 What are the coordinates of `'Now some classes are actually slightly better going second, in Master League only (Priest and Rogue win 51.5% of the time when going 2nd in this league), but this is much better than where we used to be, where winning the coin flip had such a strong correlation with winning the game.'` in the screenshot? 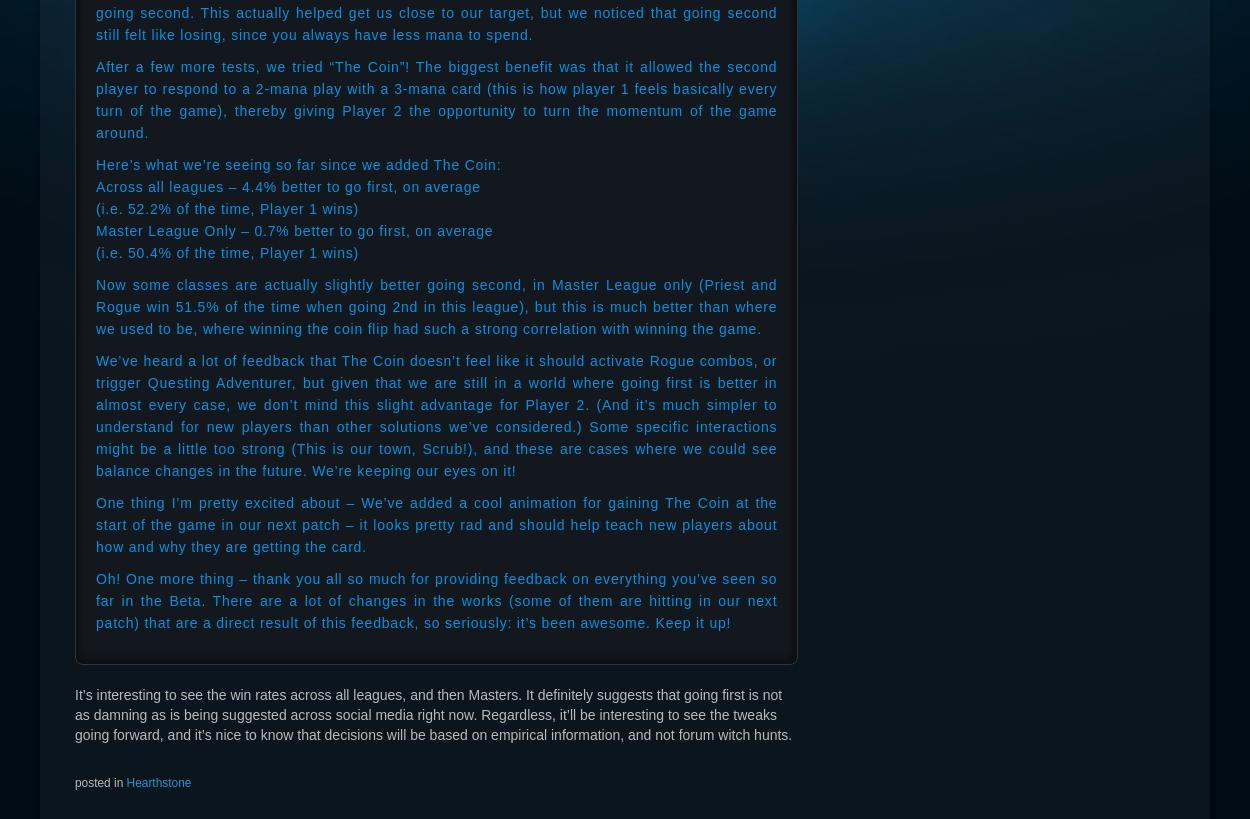 It's located at (436, 306).